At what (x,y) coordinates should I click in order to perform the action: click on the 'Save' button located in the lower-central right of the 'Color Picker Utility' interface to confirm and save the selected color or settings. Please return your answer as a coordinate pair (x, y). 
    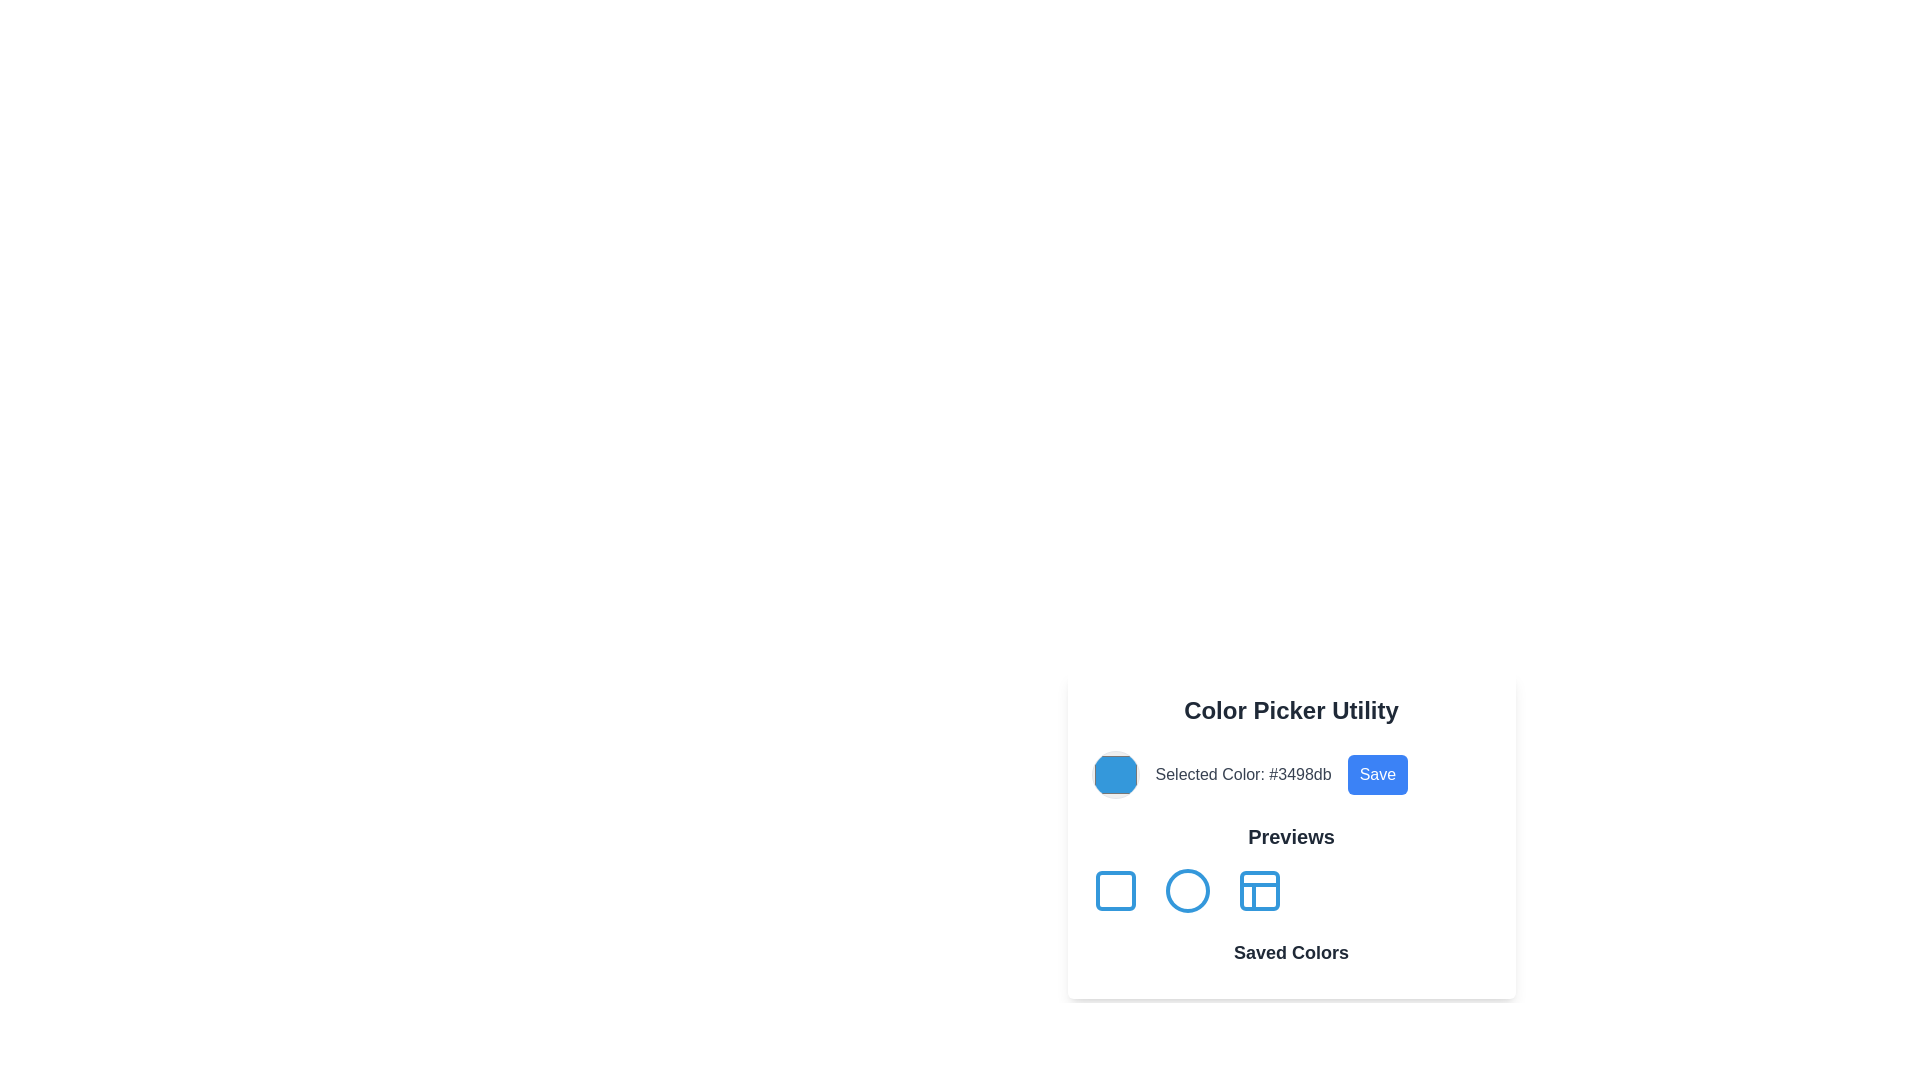
    Looking at the image, I should click on (1376, 774).